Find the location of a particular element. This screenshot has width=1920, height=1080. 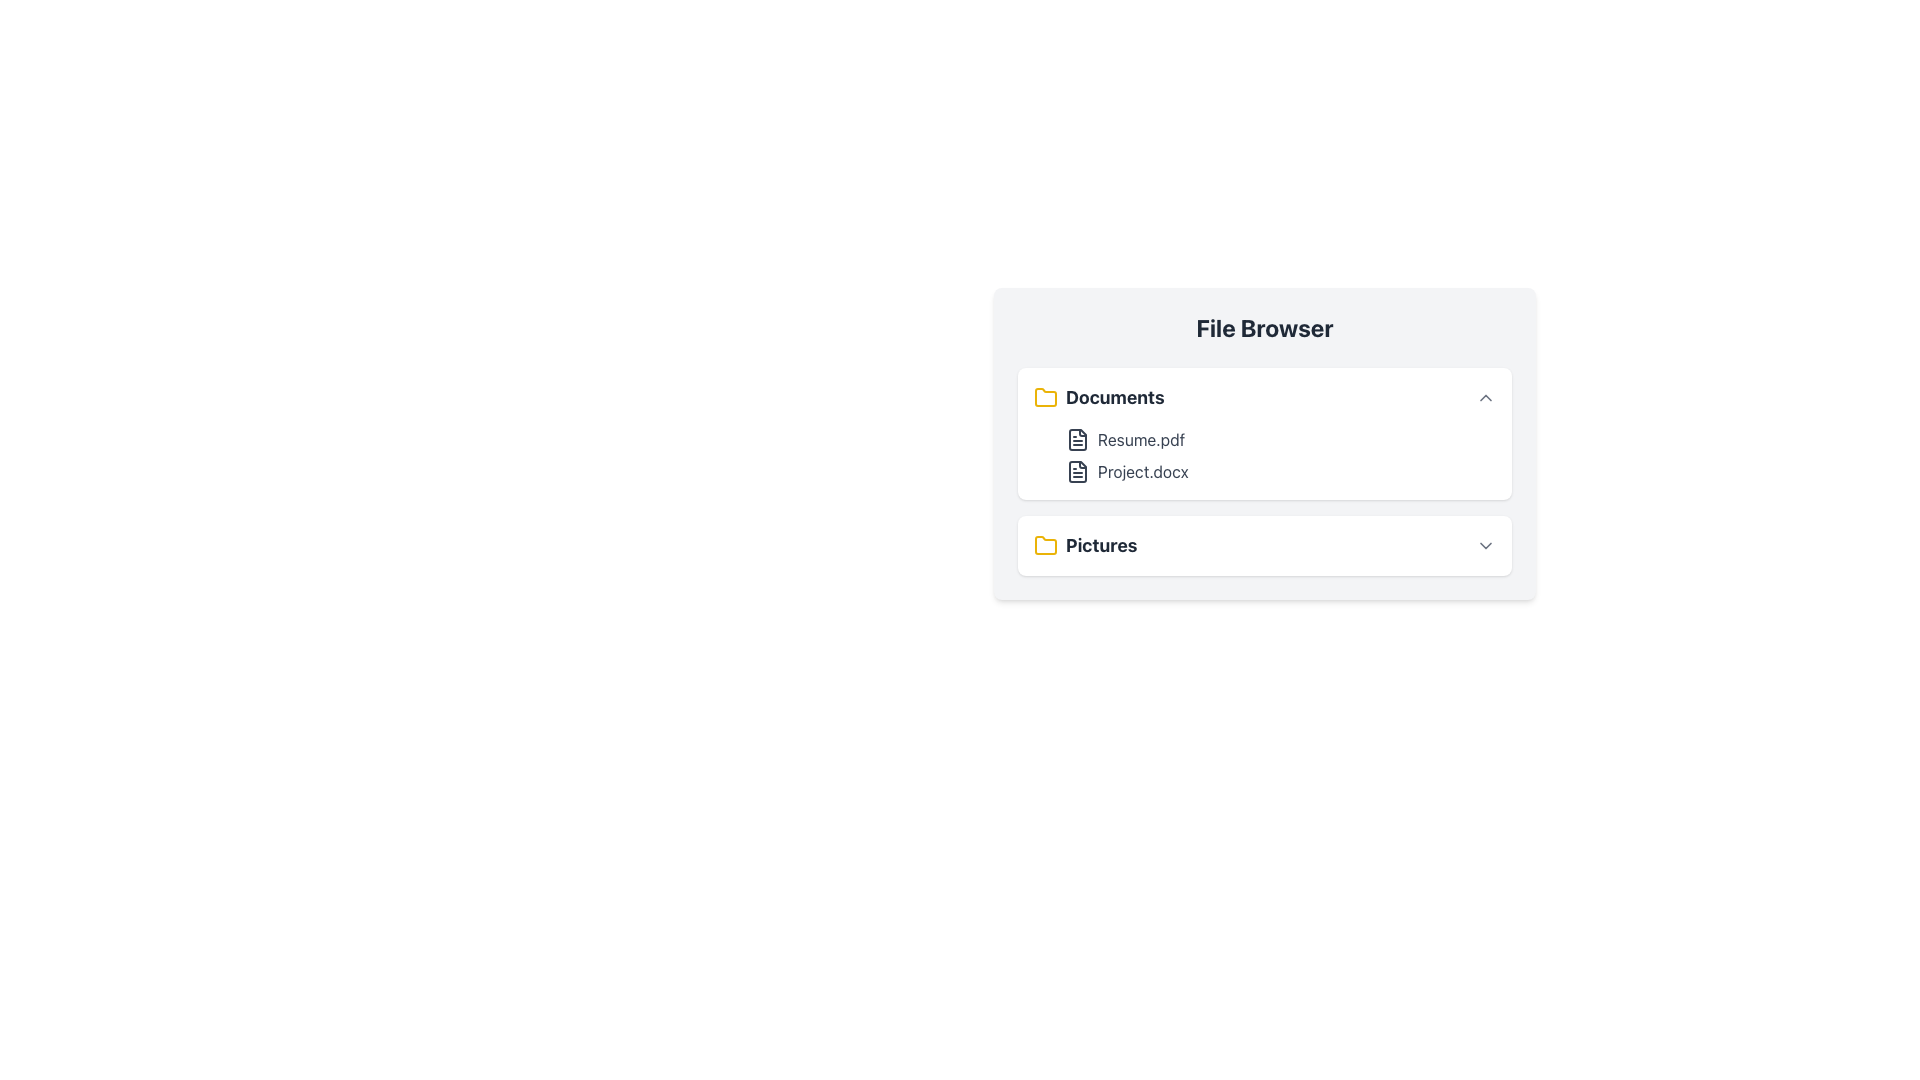

the bold text label displaying 'Pictures' located in the bottom section of the file browser interface is located at coordinates (1100, 546).